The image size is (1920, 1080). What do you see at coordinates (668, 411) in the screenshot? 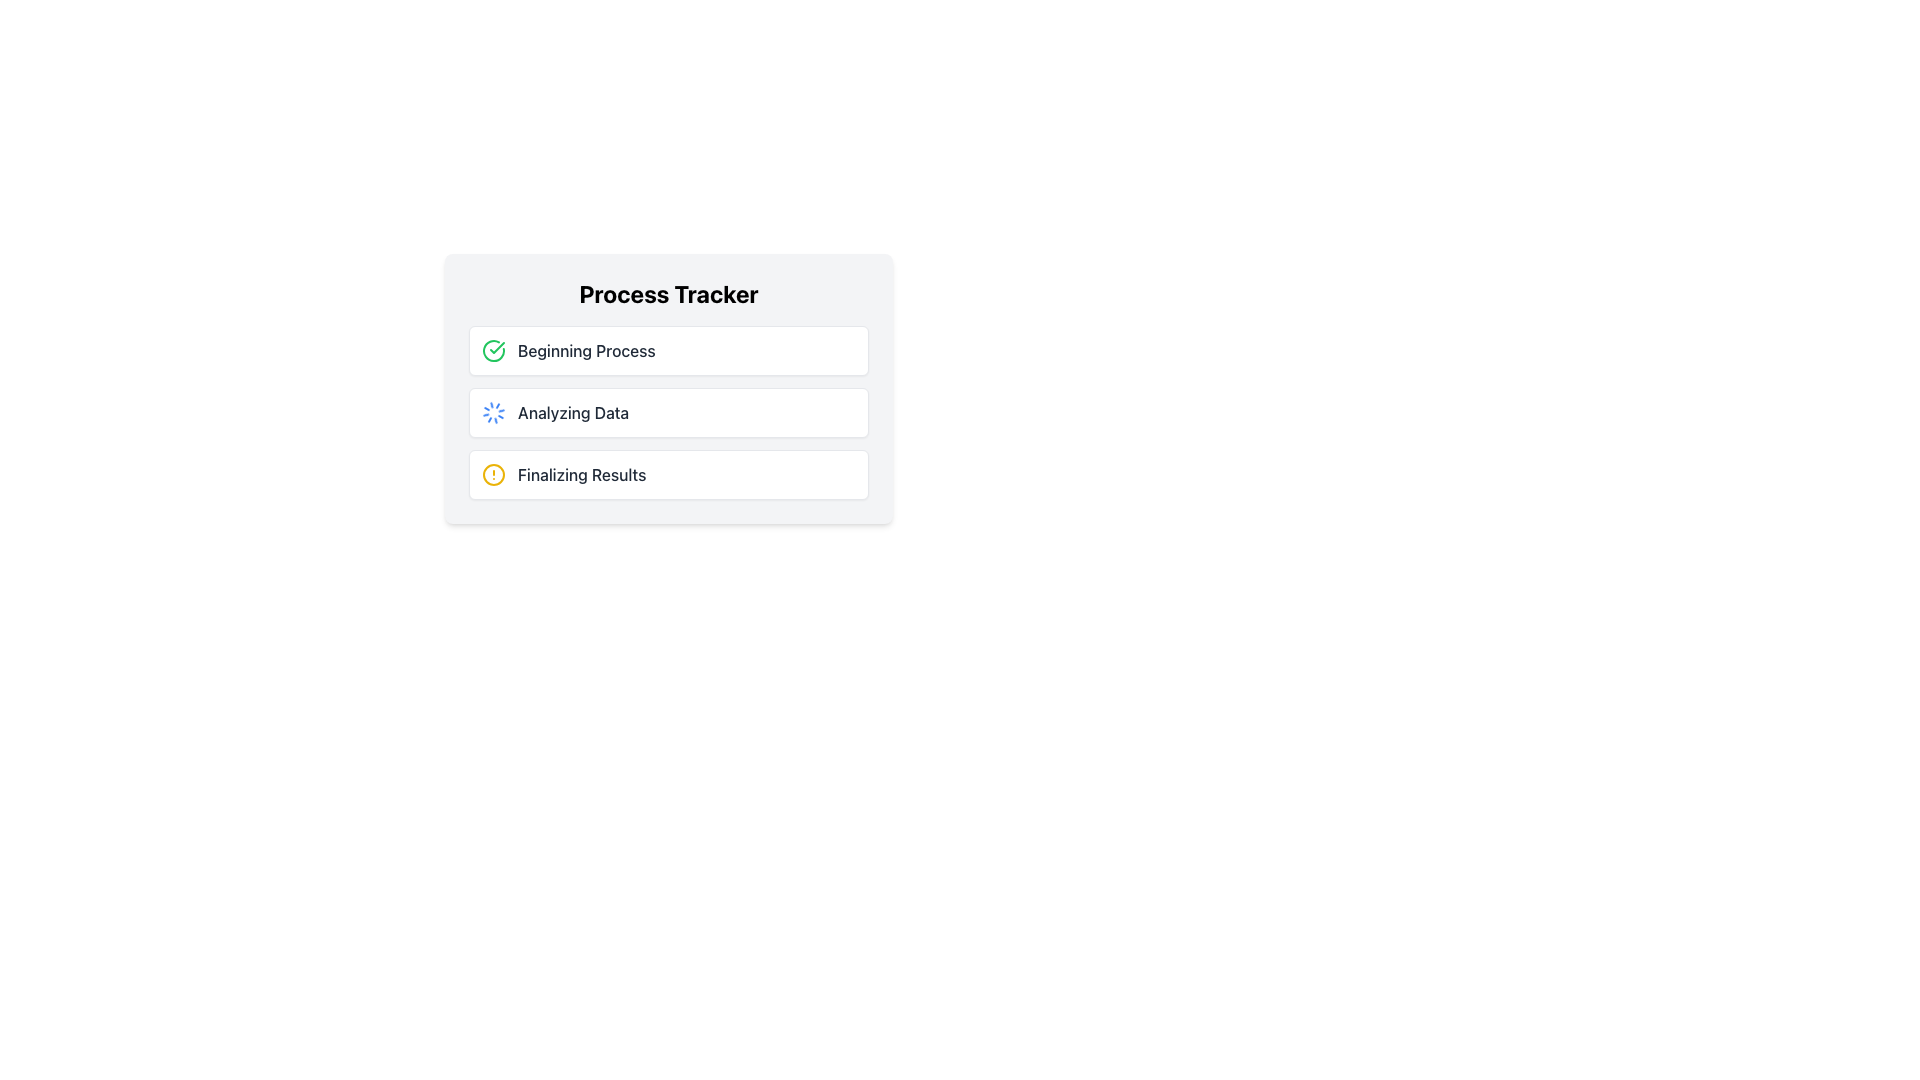
I see `the progress by interacting with the Status indicator located in the 'Process Tracker' interface, specifically the second item under 'Beginning Process', which shows the ongoing data analysis` at bounding box center [668, 411].